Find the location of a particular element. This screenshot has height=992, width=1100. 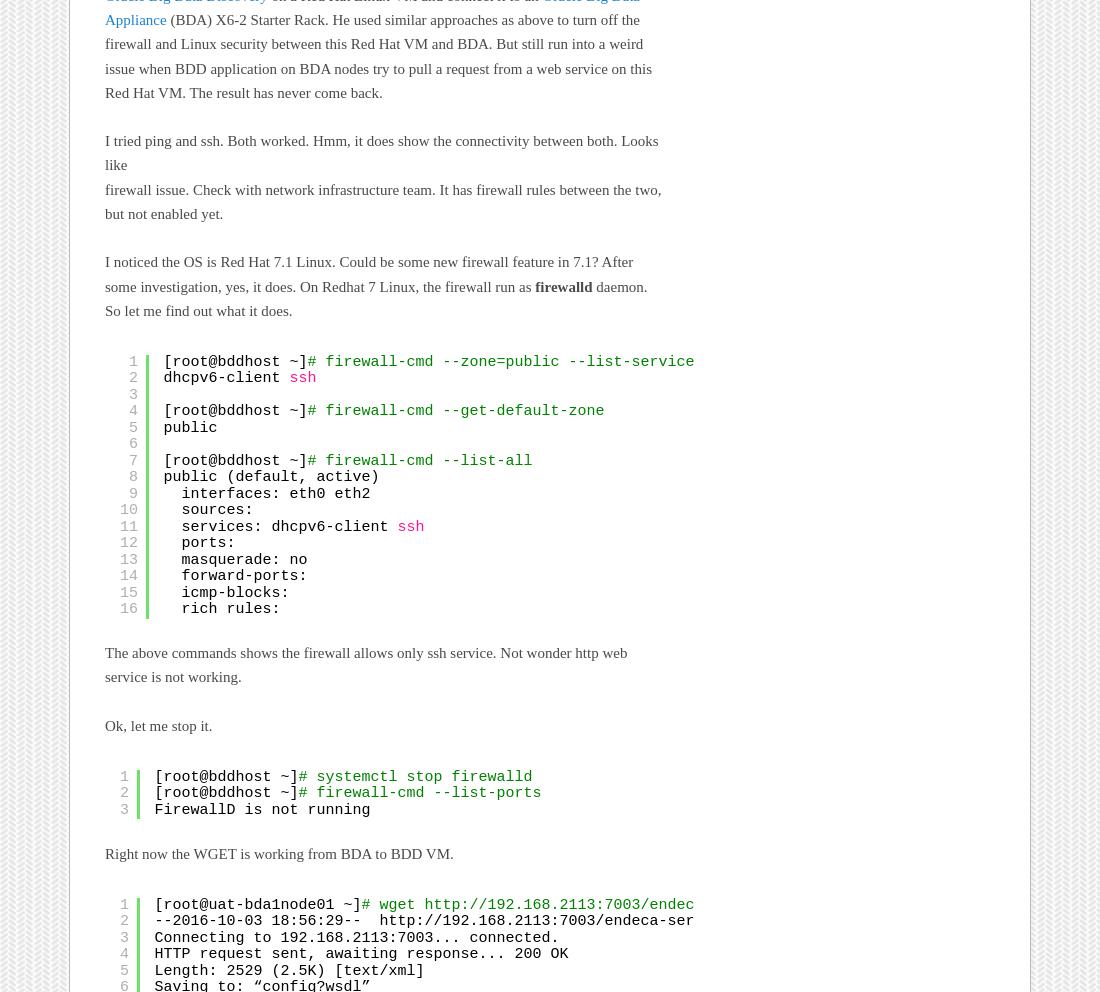

'# firewall-cmd --list-all' is located at coordinates (418, 461).